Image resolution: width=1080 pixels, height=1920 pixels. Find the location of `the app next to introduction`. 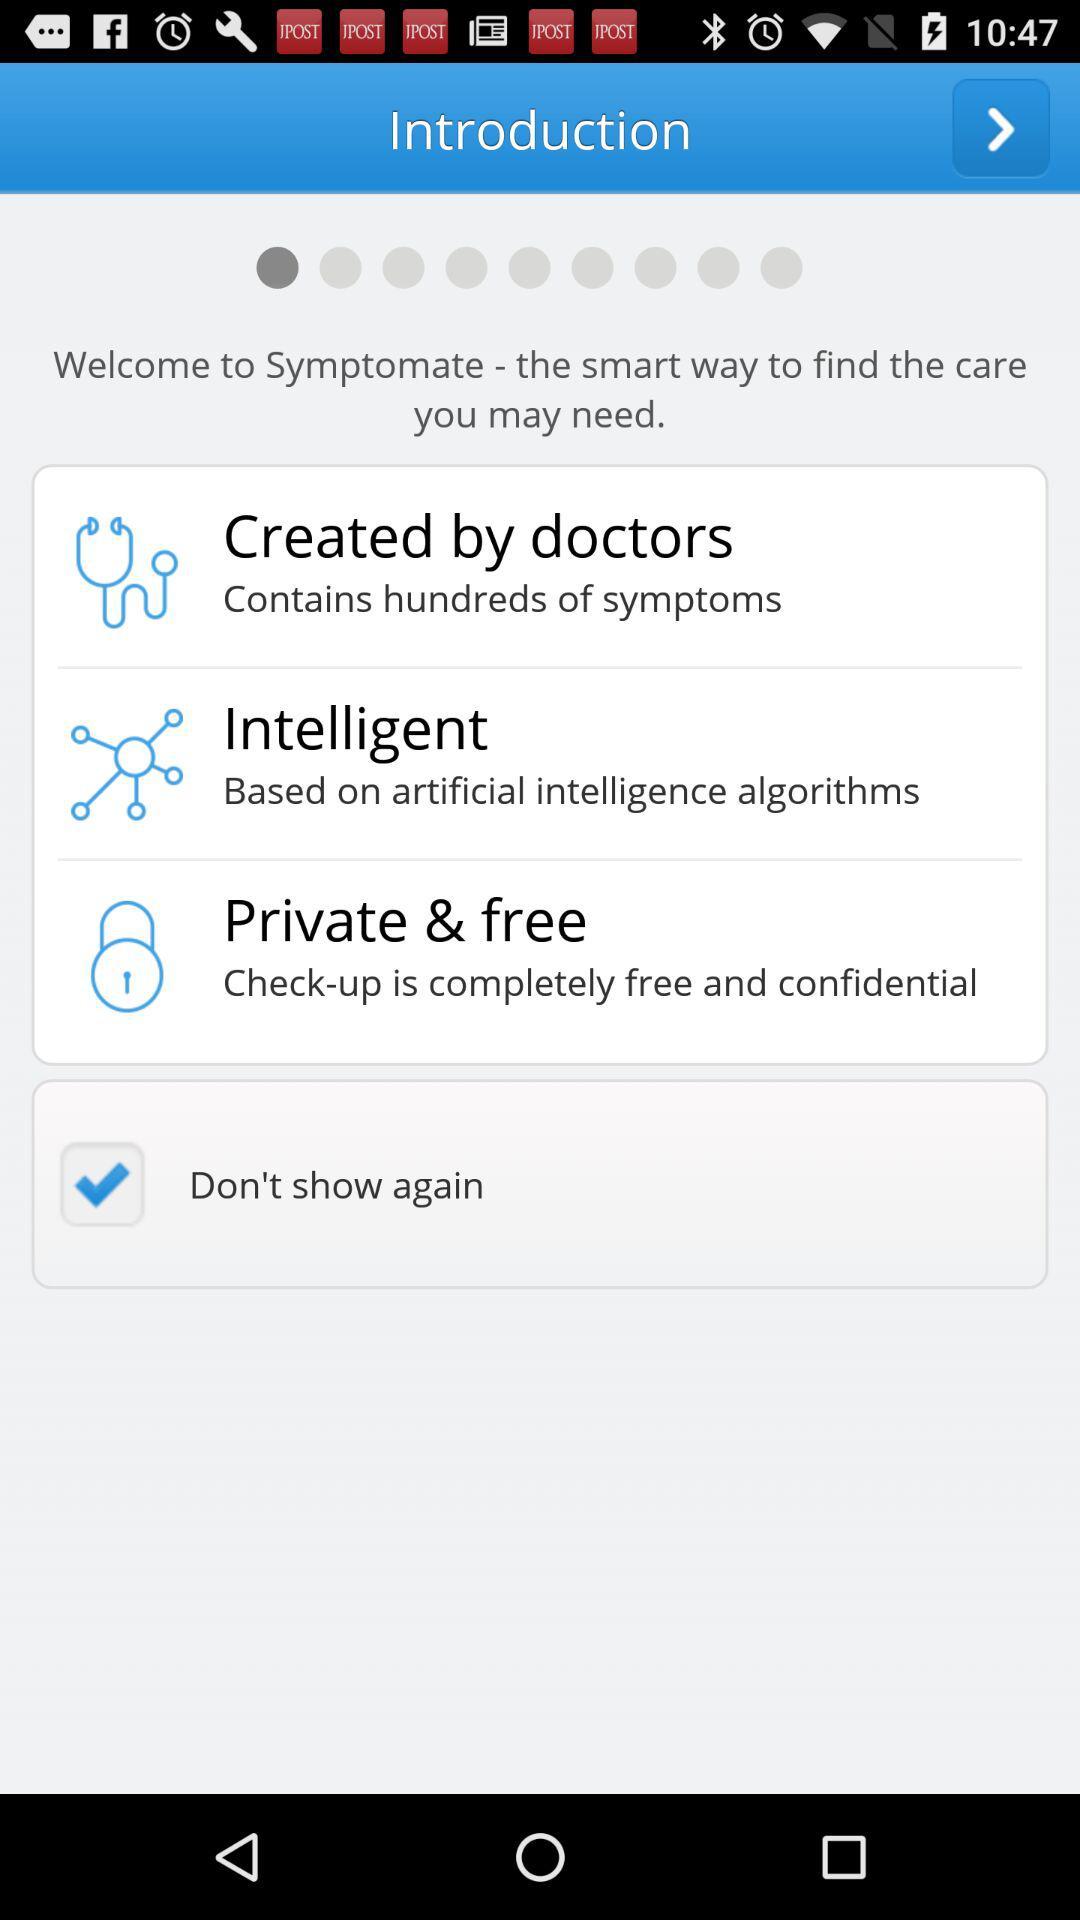

the app next to introduction is located at coordinates (1001, 127).